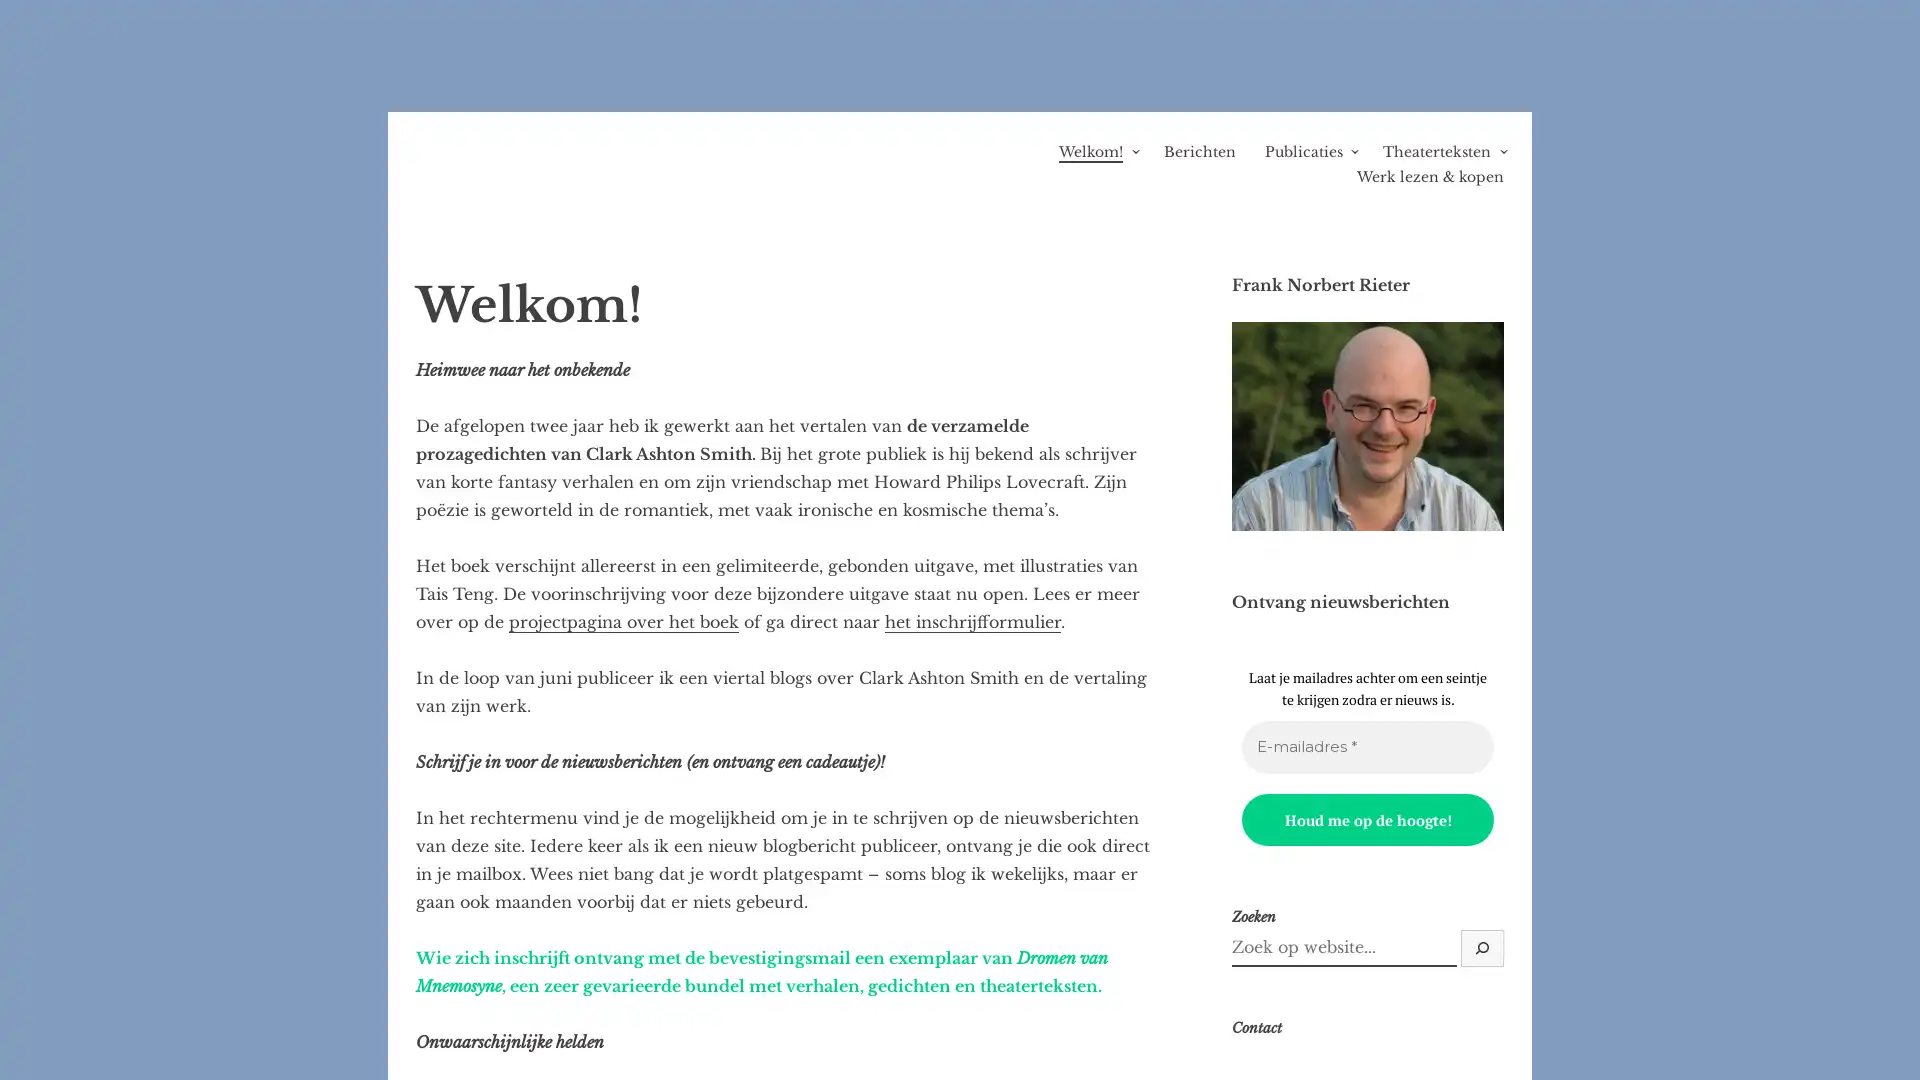  I want to click on Houd me op de hoogte!, so click(1367, 819).